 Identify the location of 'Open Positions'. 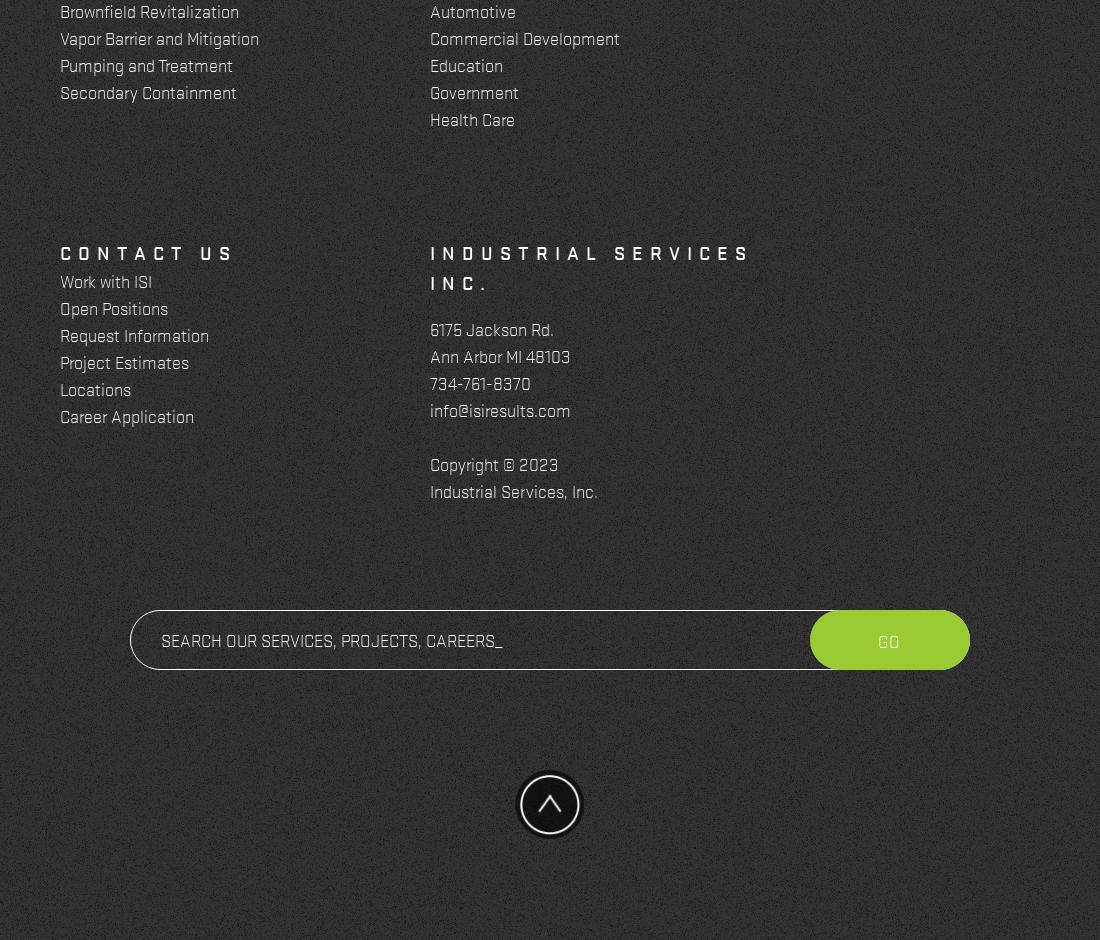
(113, 306).